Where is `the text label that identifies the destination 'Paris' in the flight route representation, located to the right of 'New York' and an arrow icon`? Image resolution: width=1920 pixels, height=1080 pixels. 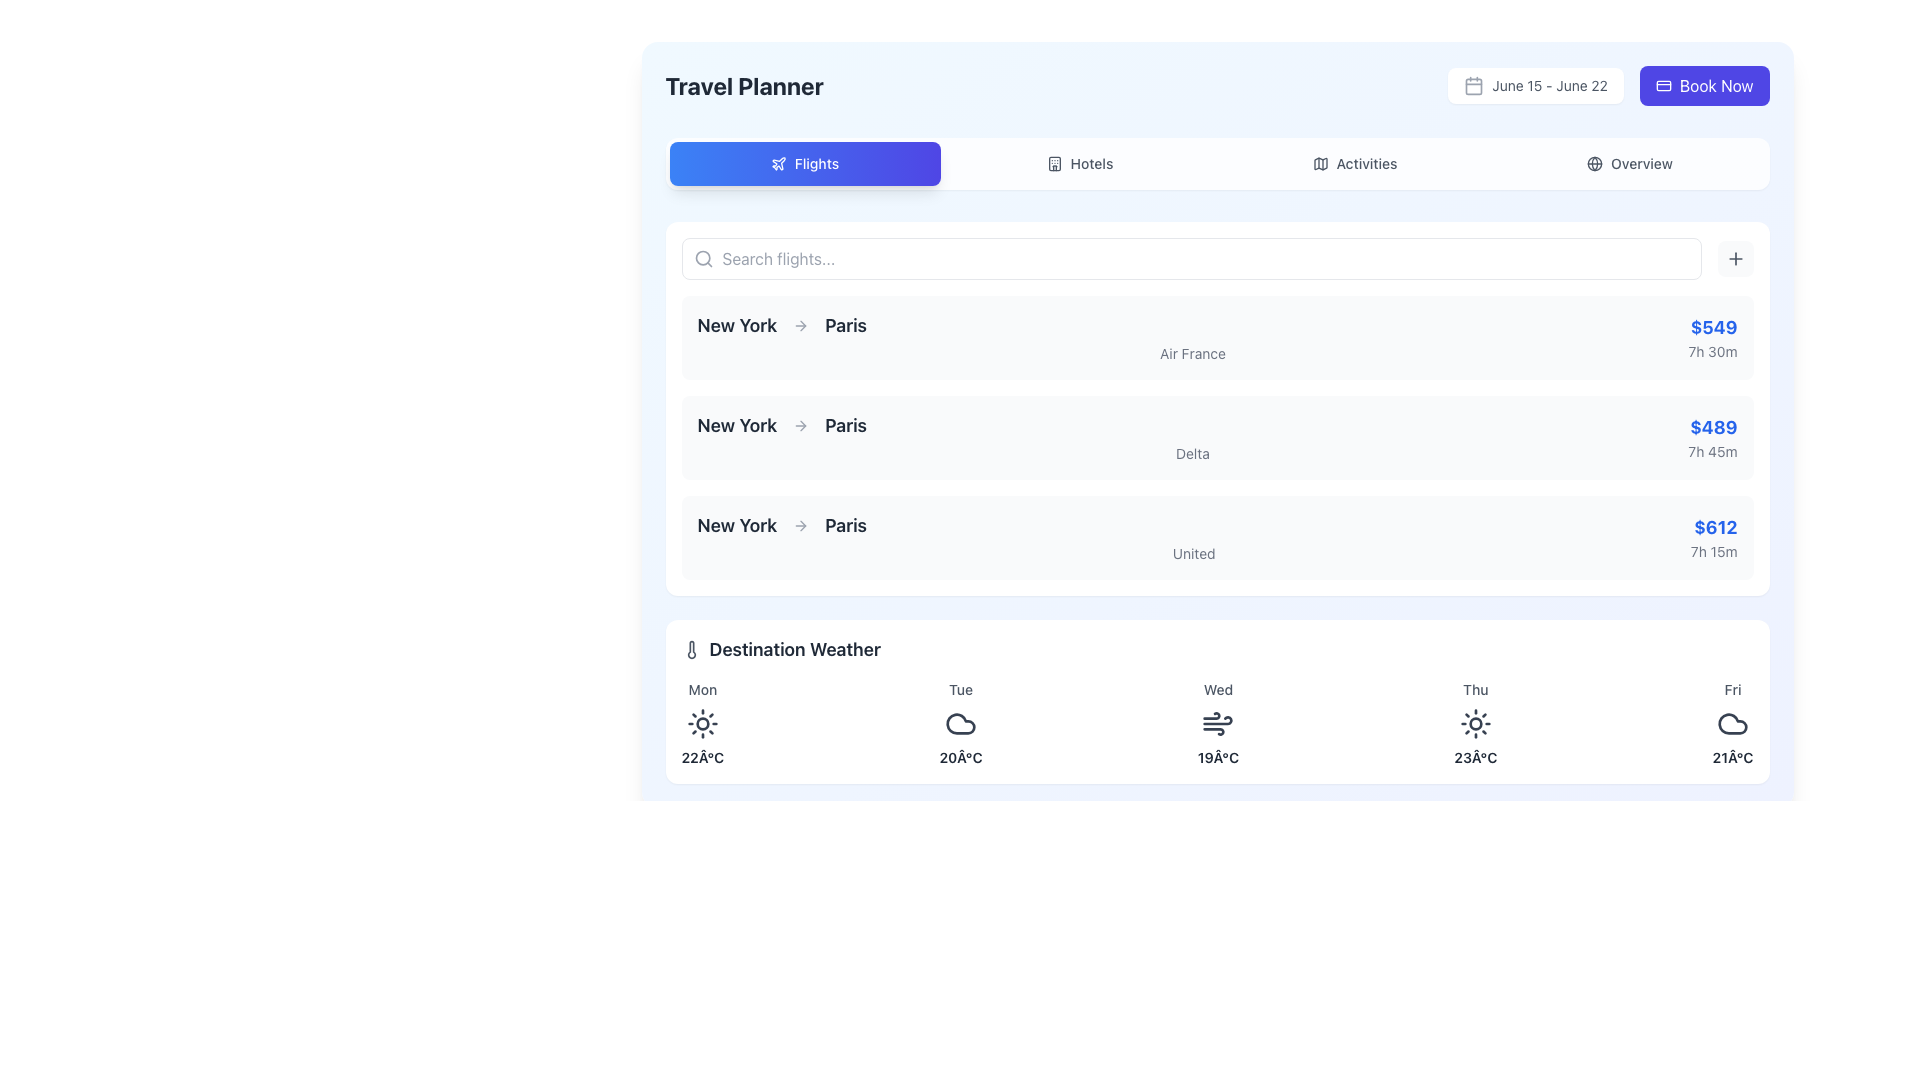 the text label that identifies the destination 'Paris' in the flight route representation, located to the right of 'New York' and an arrow icon is located at coordinates (846, 325).